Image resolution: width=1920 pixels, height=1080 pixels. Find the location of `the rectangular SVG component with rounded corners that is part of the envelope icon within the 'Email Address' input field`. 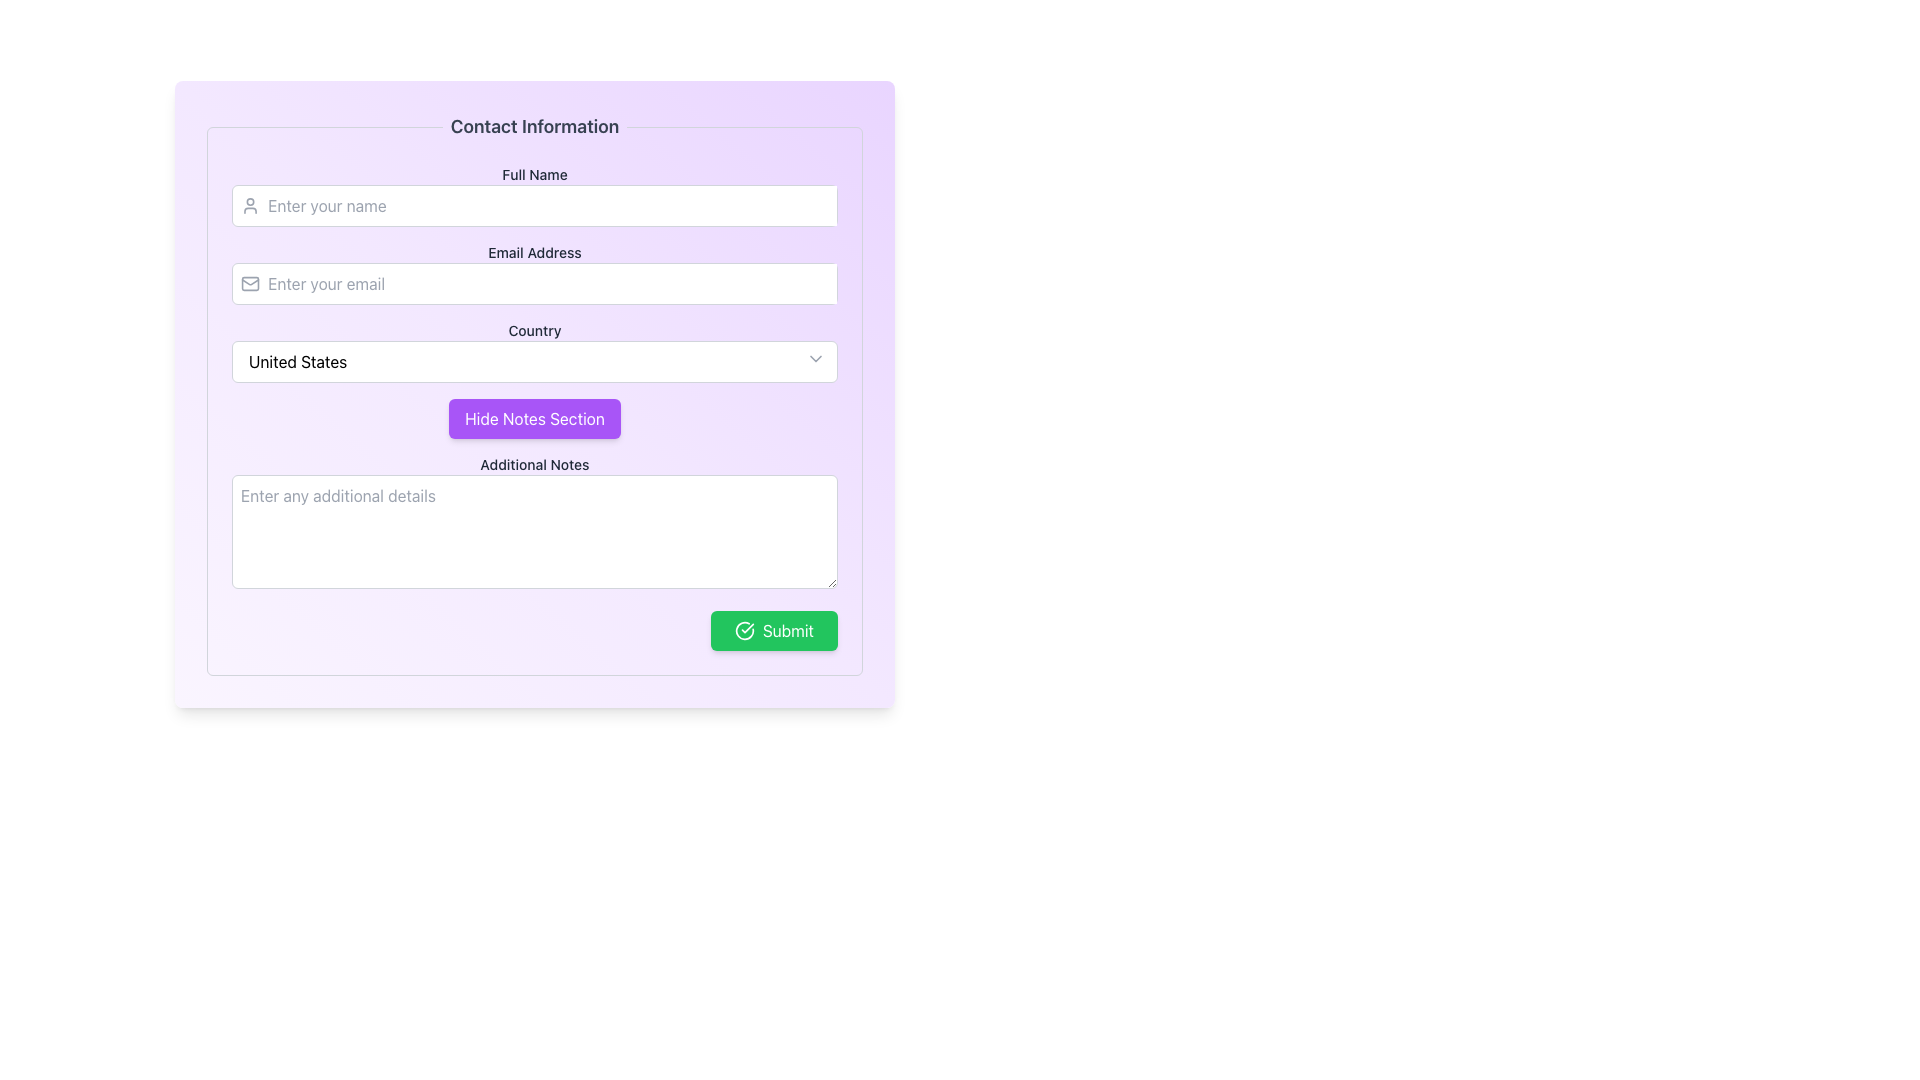

the rectangular SVG component with rounded corners that is part of the envelope icon within the 'Email Address' input field is located at coordinates (249, 284).